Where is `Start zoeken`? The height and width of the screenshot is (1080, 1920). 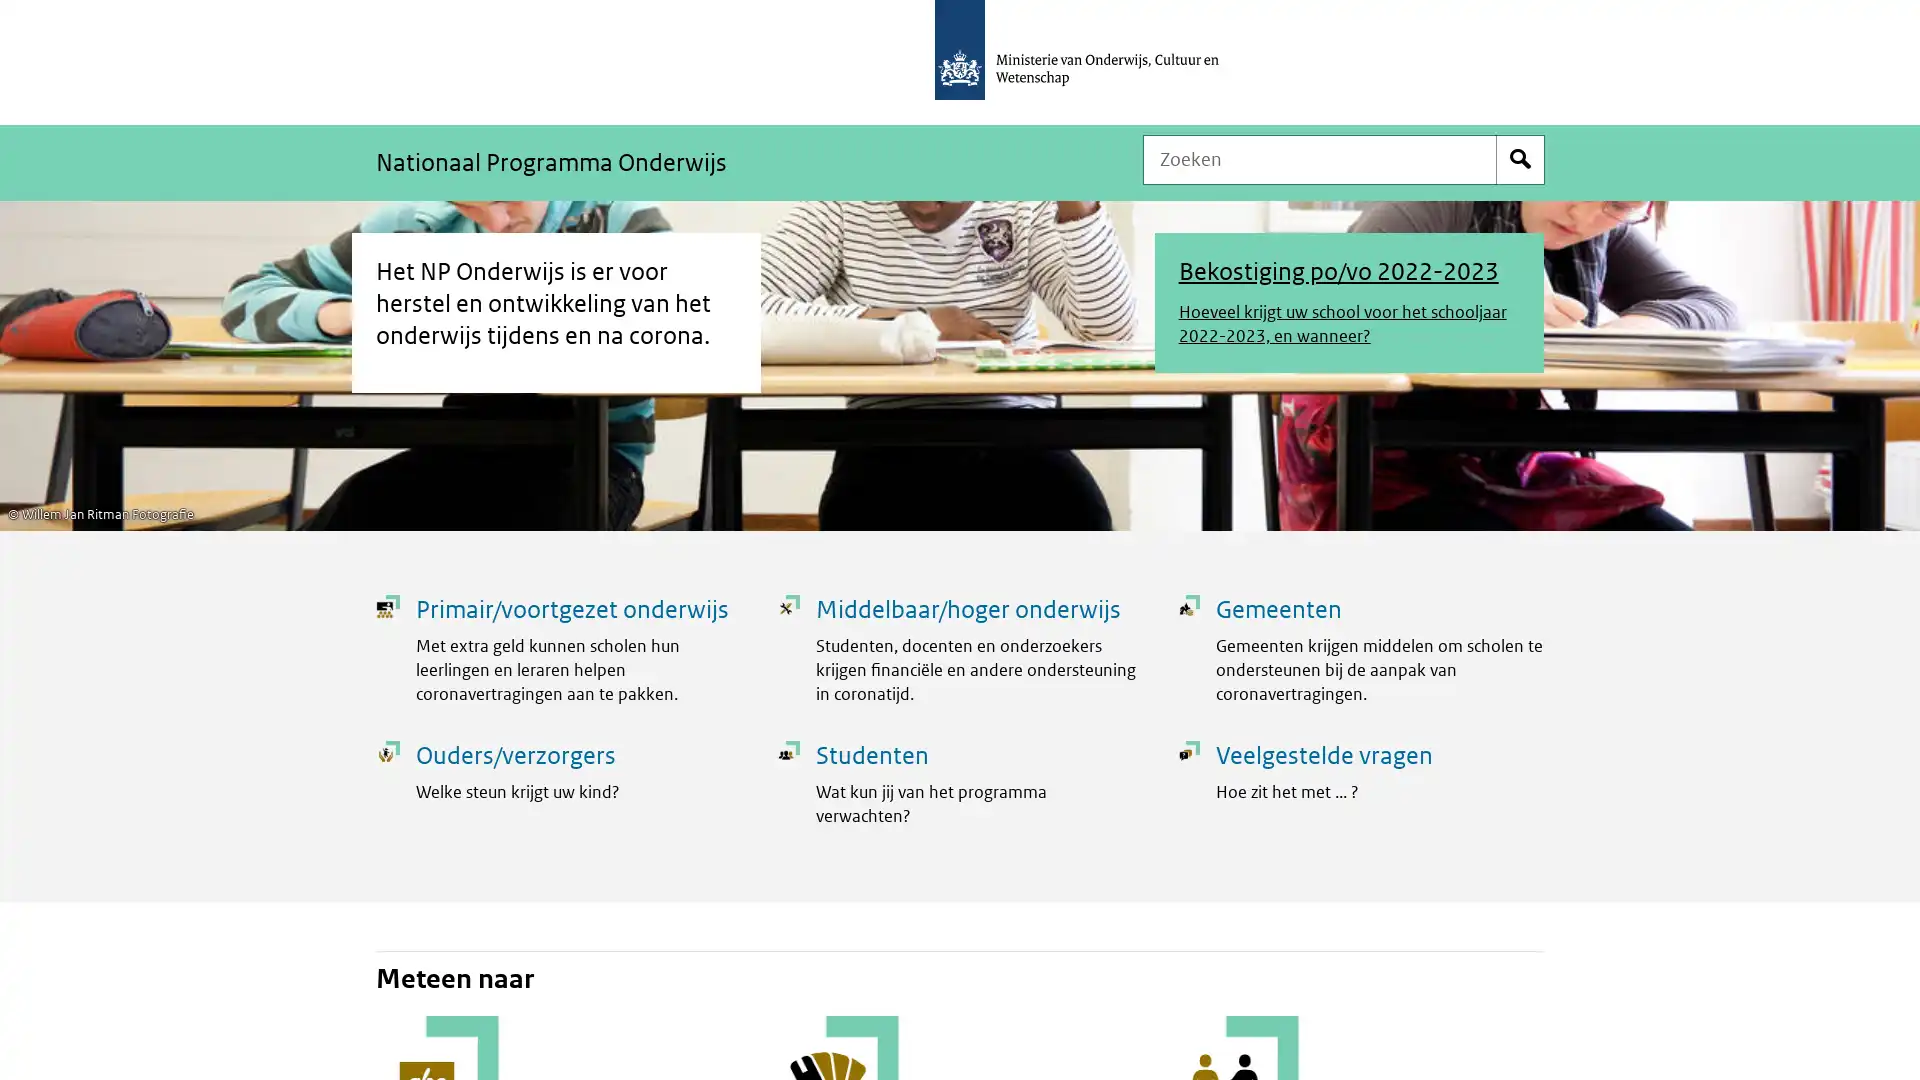
Start zoeken is located at coordinates (1520, 158).